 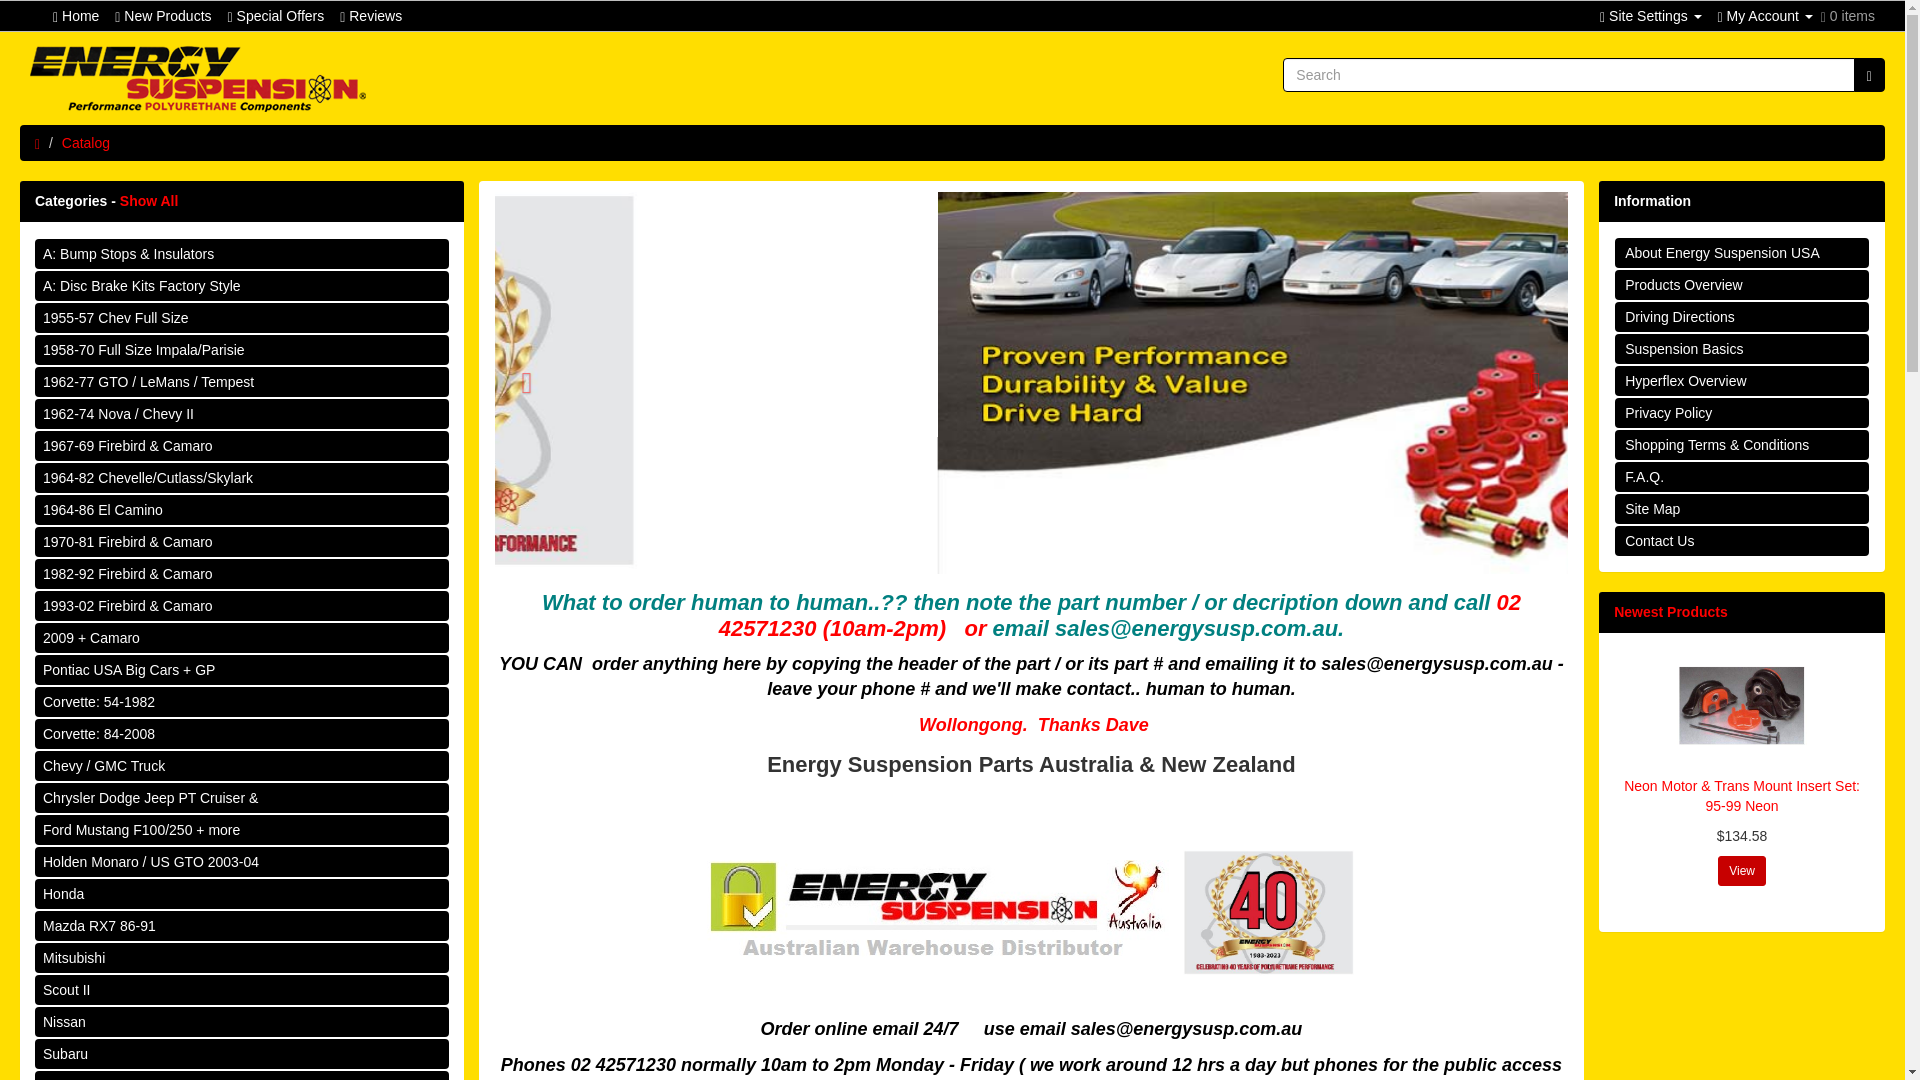 I want to click on 'F.A.Q.', so click(x=1741, y=477).